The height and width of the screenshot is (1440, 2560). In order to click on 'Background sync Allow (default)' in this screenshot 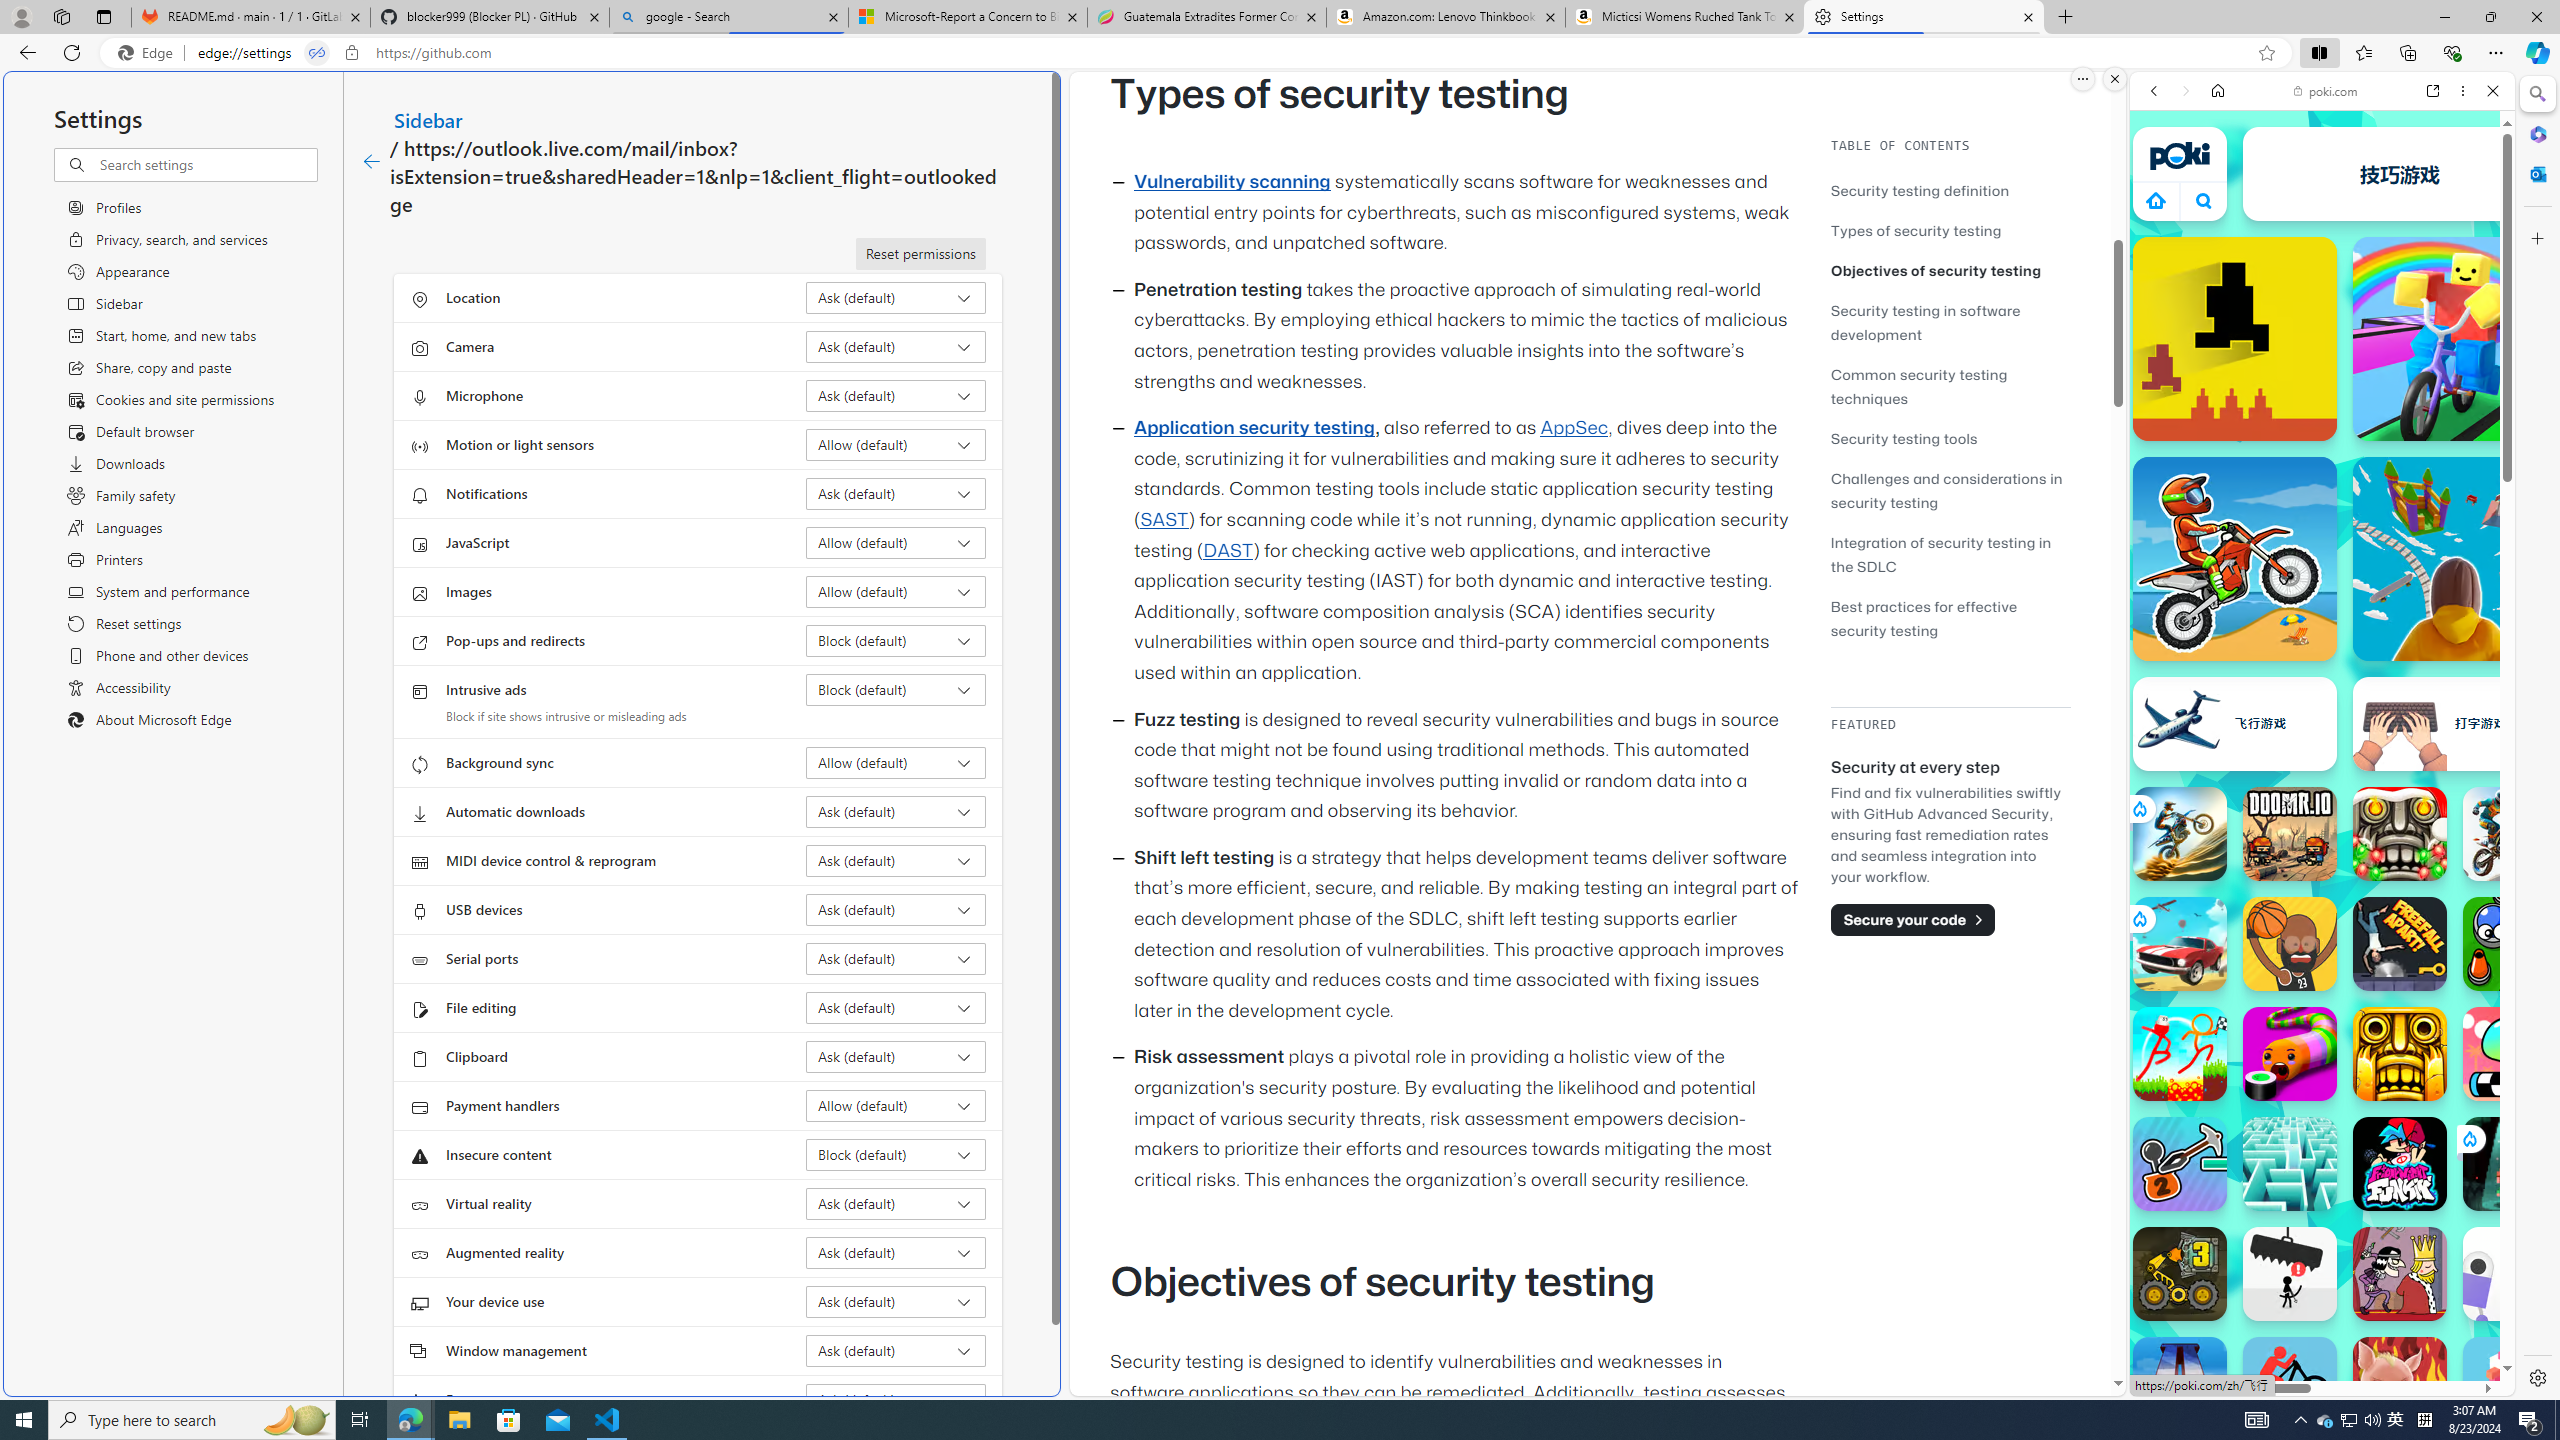, I will do `click(896, 762)`.